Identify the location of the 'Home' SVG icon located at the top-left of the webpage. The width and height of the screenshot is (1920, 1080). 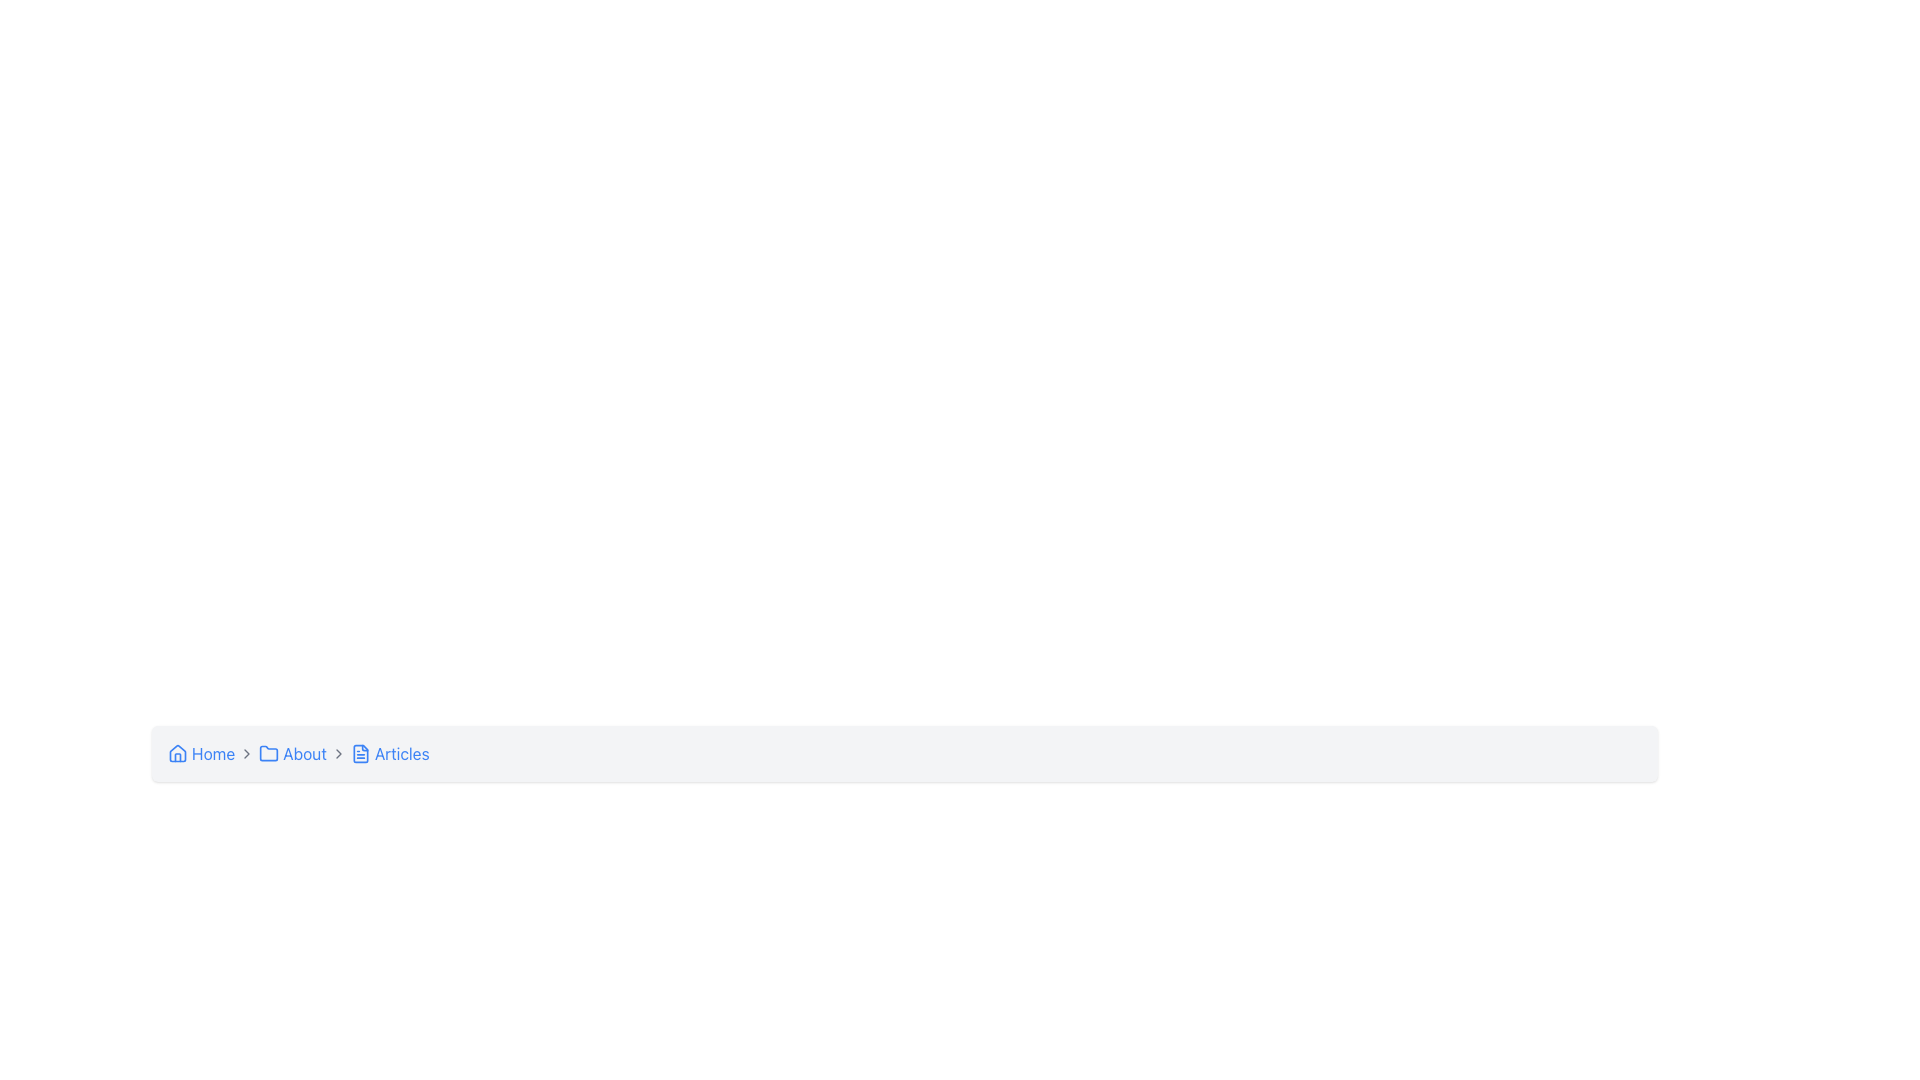
(177, 753).